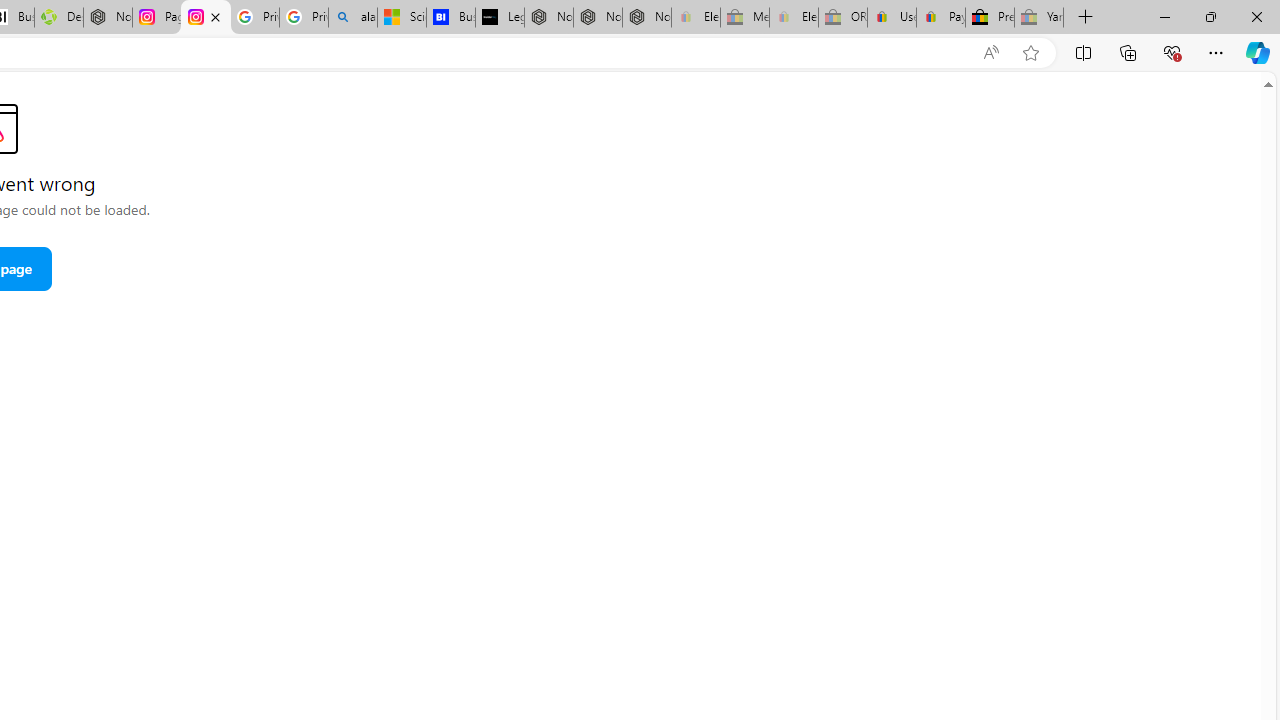 This screenshot has width=1280, height=720. What do you see at coordinates (990, 17) in the screenshot?
I see `'Press Room - eBay Inc.'` at bounding box center [990, 17].